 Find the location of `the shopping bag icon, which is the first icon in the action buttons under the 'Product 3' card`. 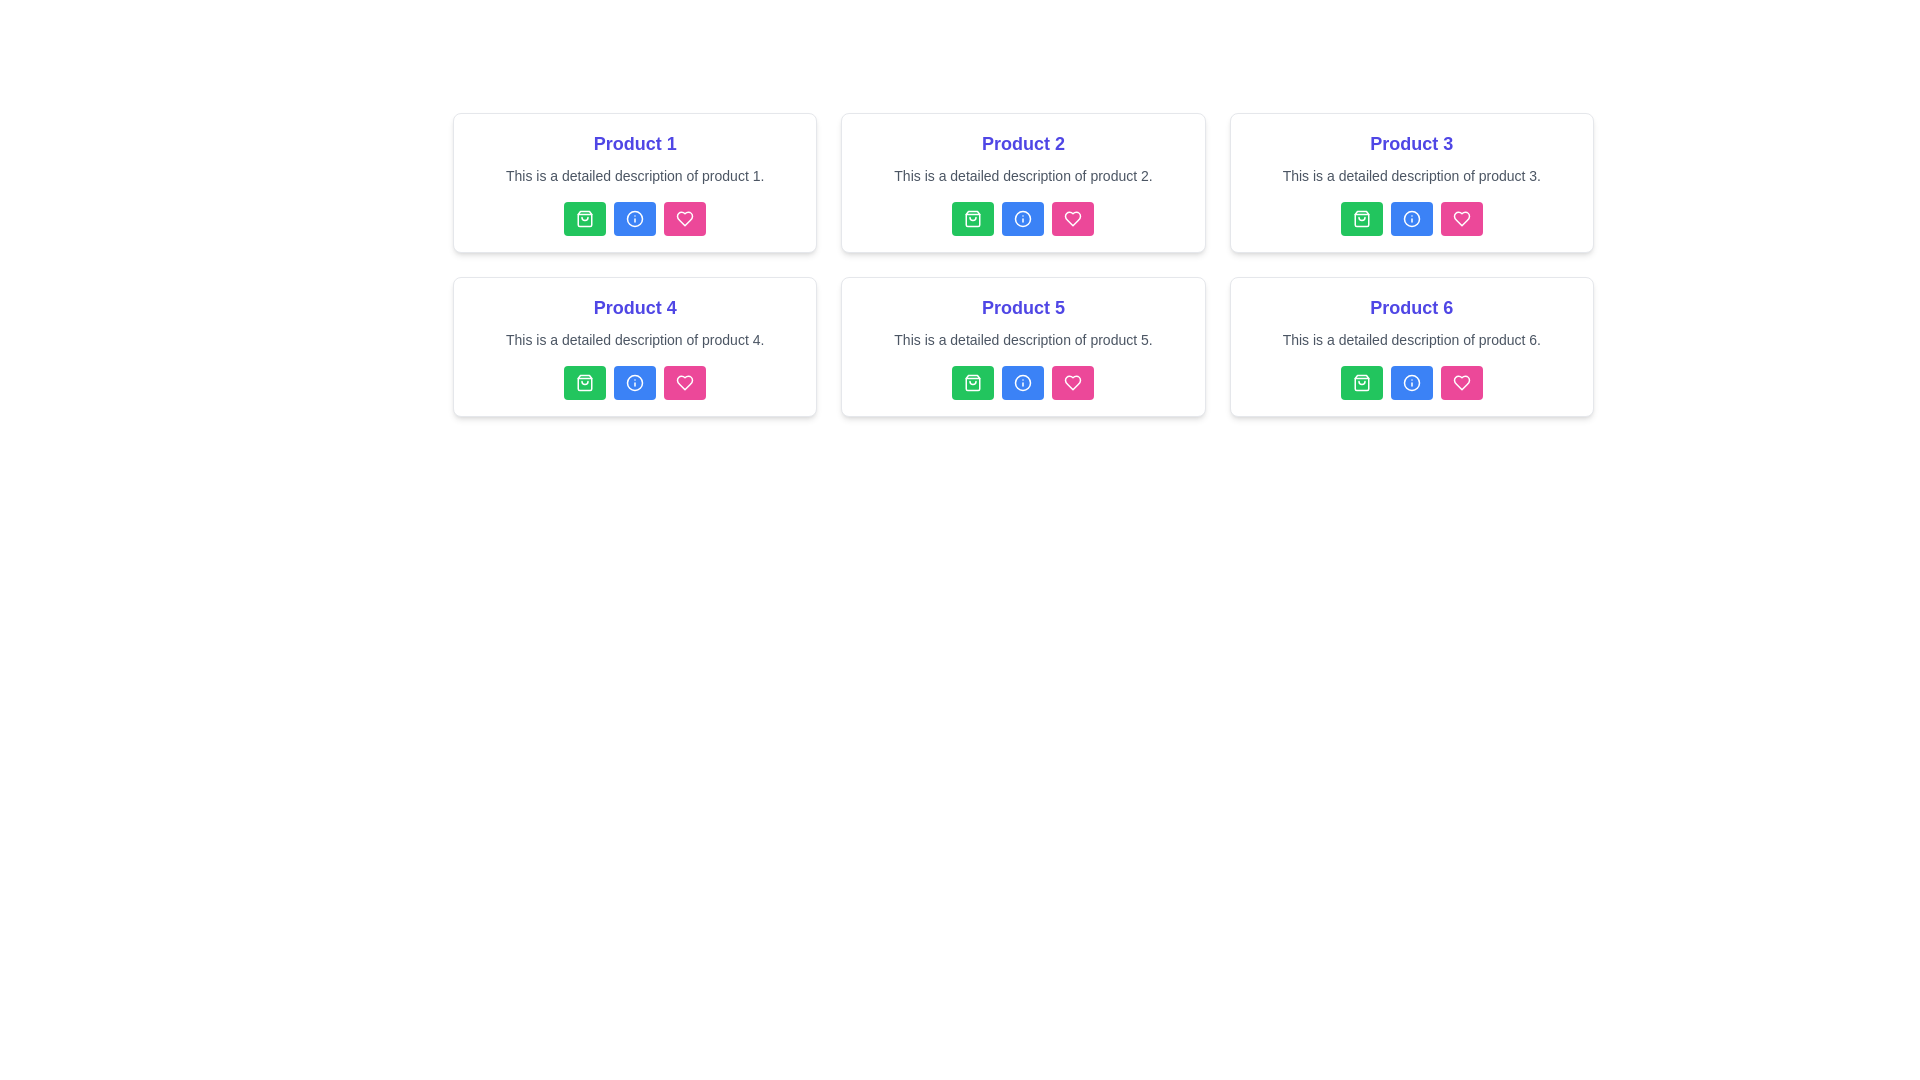

the shopping bag icon, which is the first icon in the action buttons under the 'Product 3' card is located at coordinates (1360, 219).